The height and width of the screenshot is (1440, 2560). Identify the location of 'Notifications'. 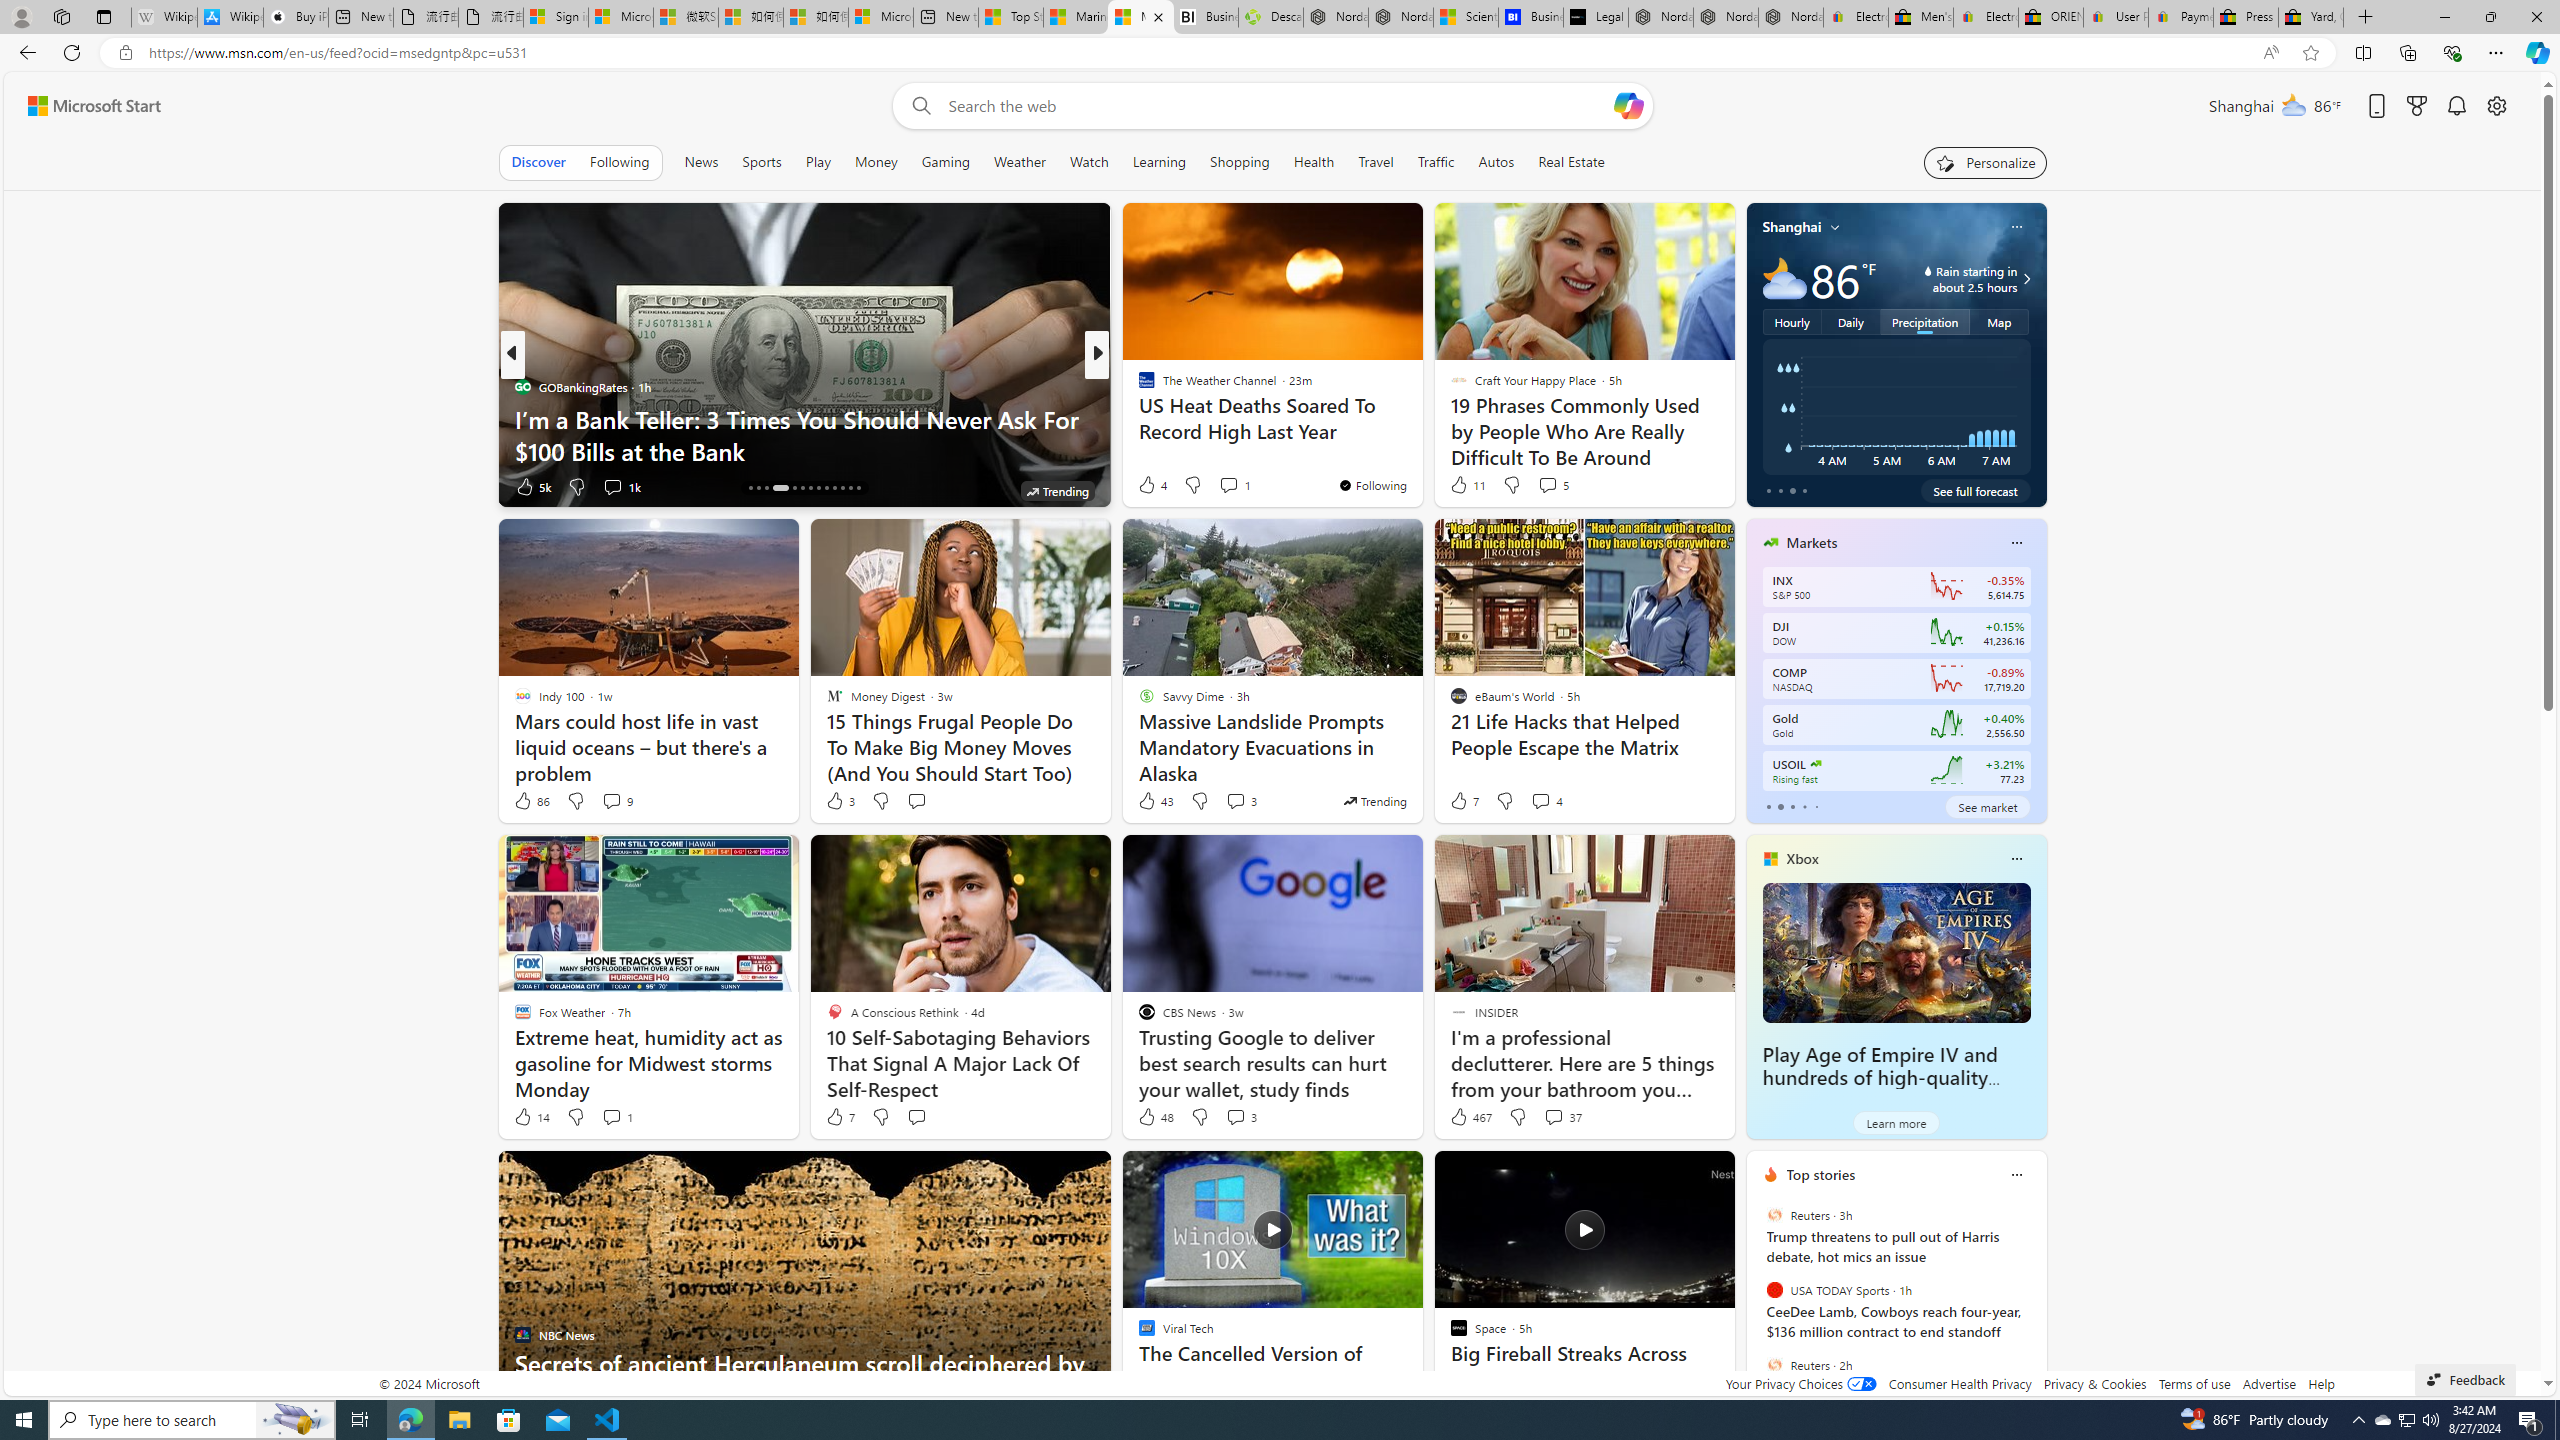
(2457, 106).